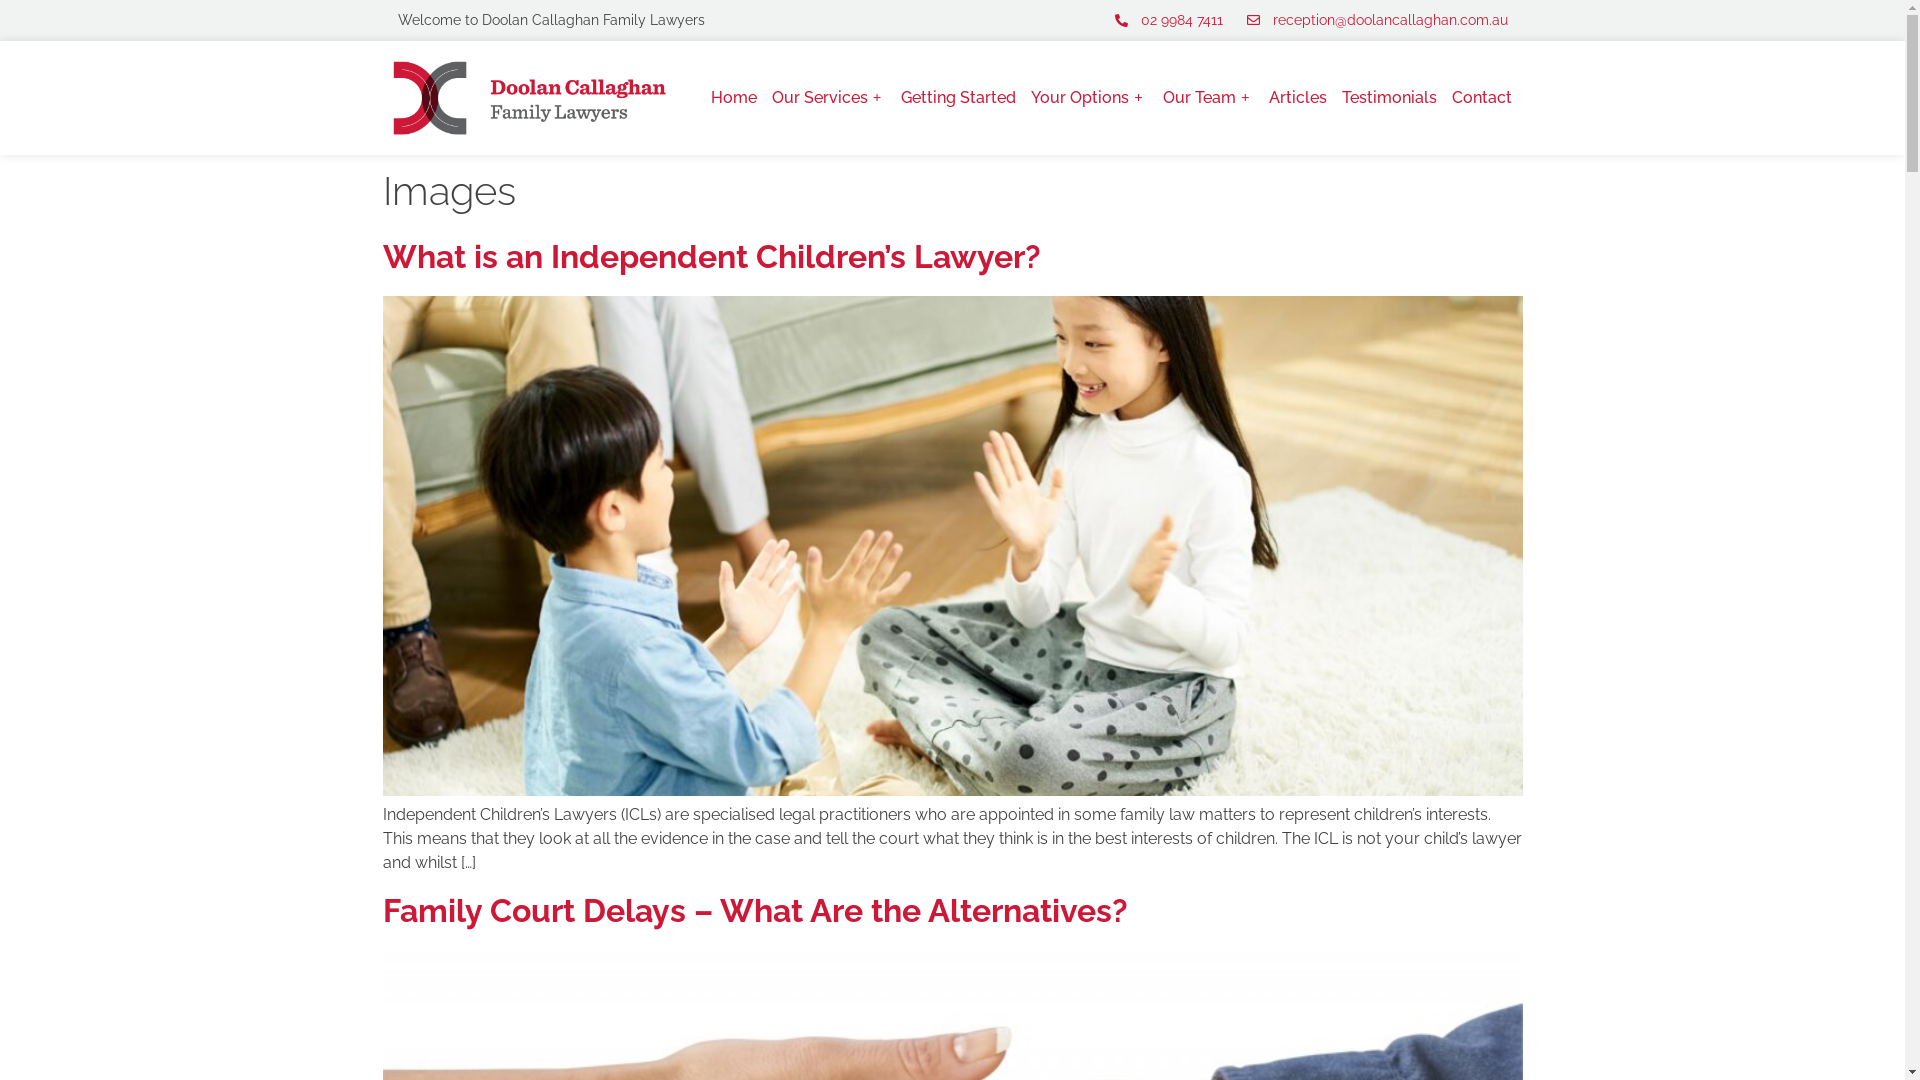 The image size is (1920, 1080). Describe the element at coordinates (1208, 97) in the screenshot. I see `'Our Team'` at that location.